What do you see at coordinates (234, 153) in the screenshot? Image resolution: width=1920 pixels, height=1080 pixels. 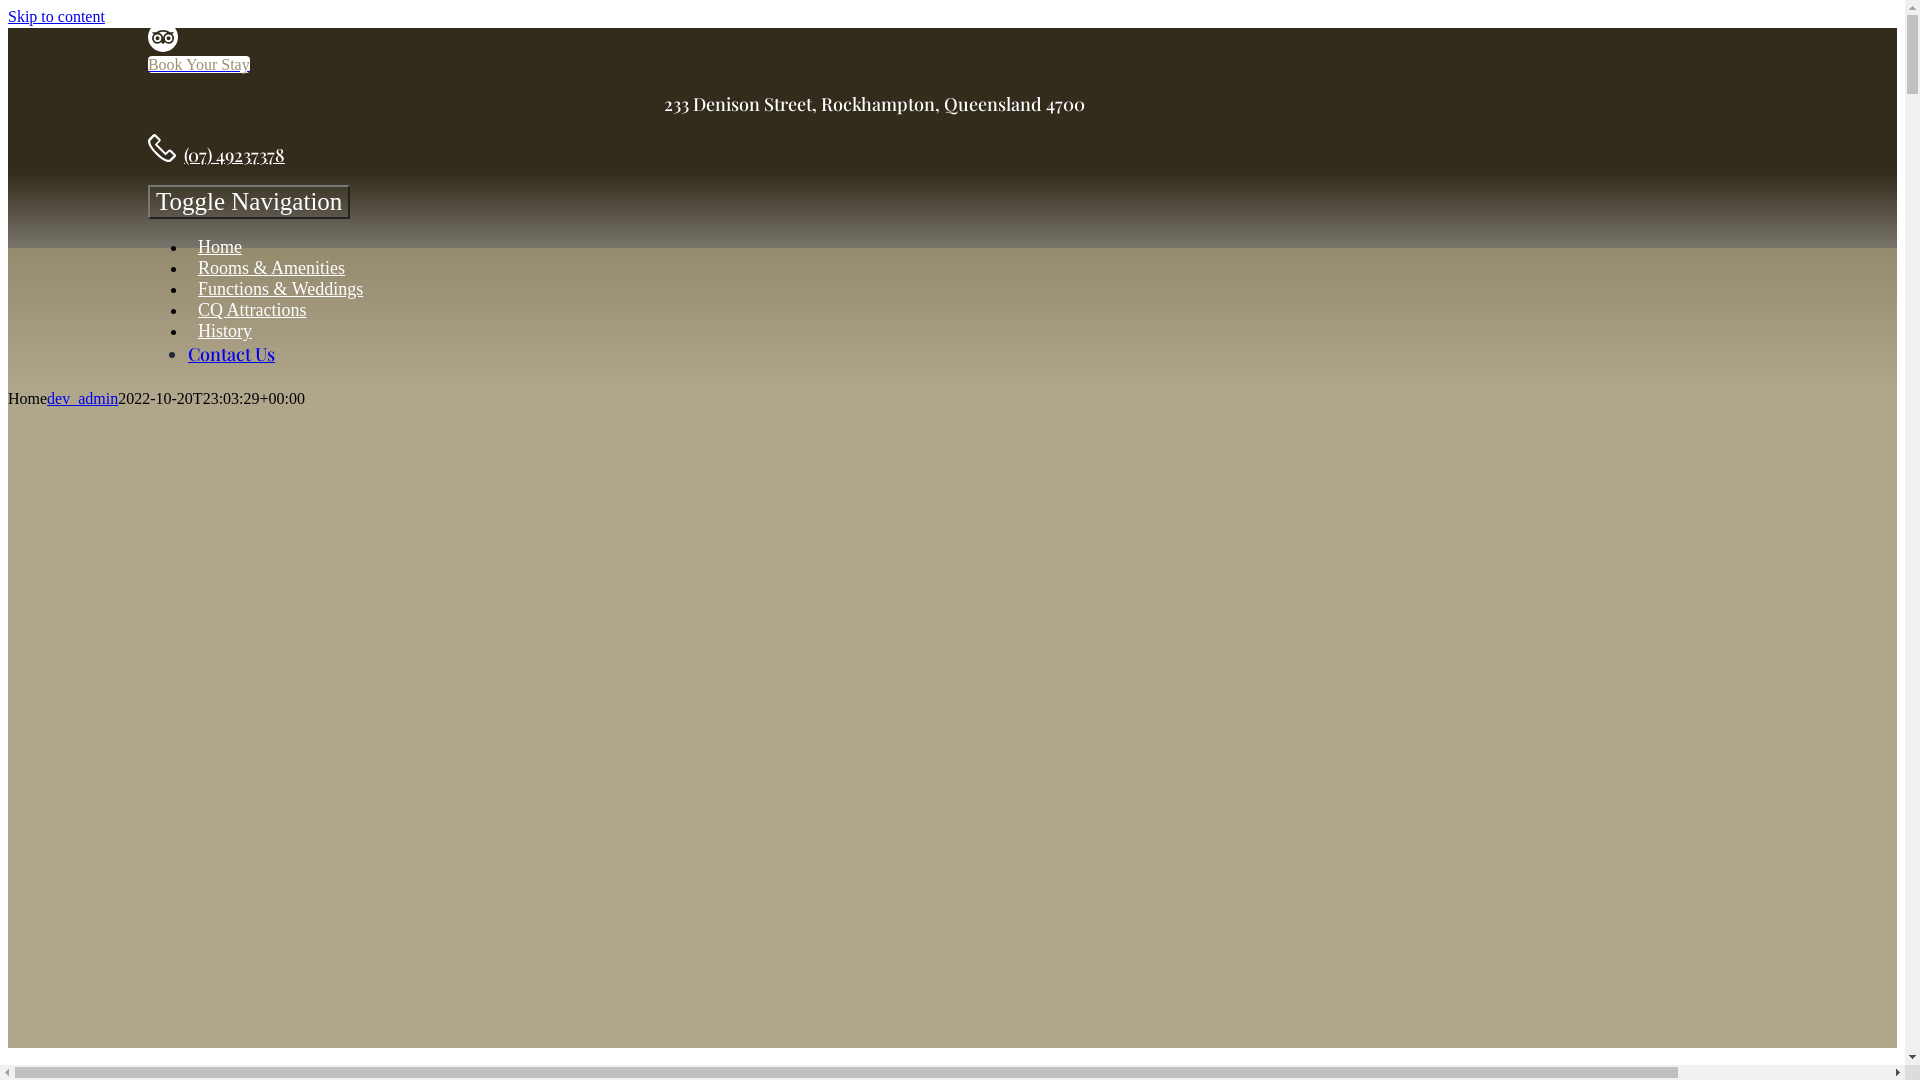 I see `'(07) 49237378'` at bounding box center [234, 153].